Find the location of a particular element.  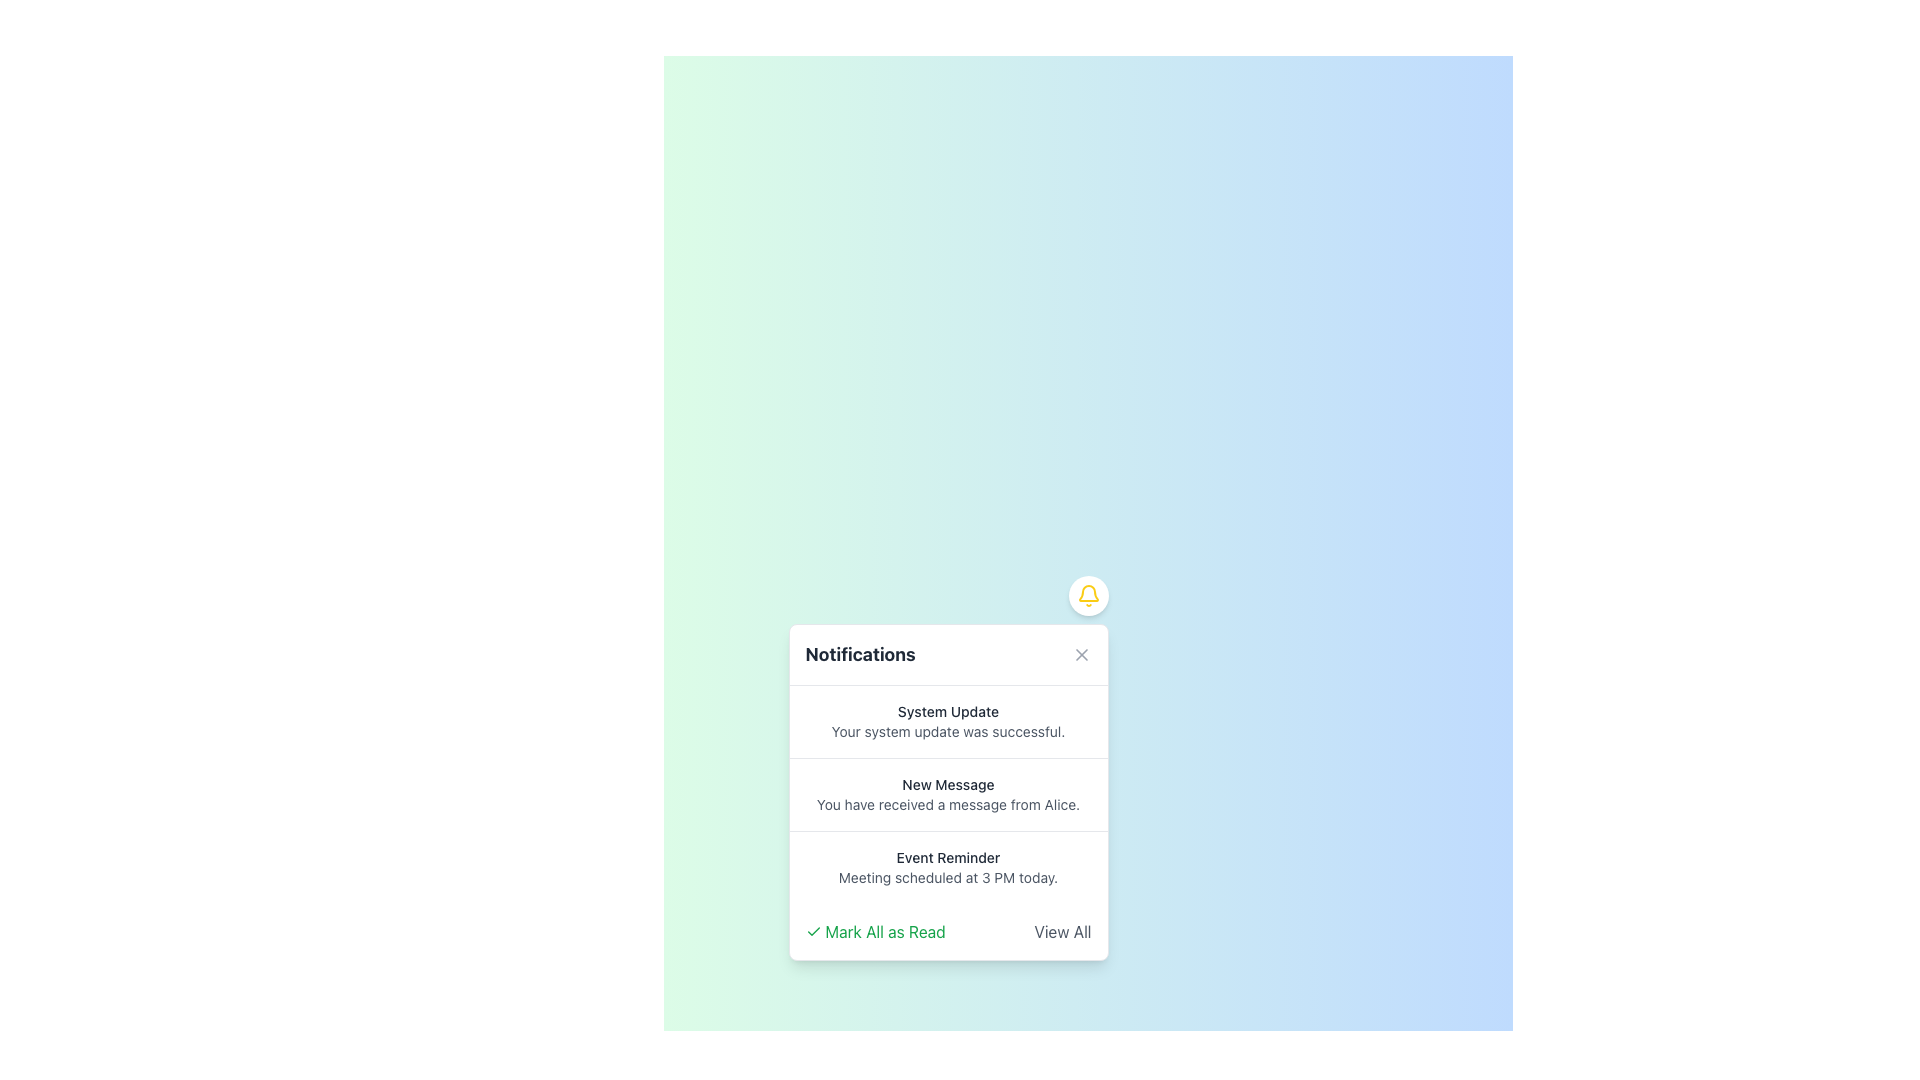

the green 'Mark All as Read' button with a checkmark icon located at the bottom of the notification pop-up to mark all notifications as read is located at coordinates (875, 932).